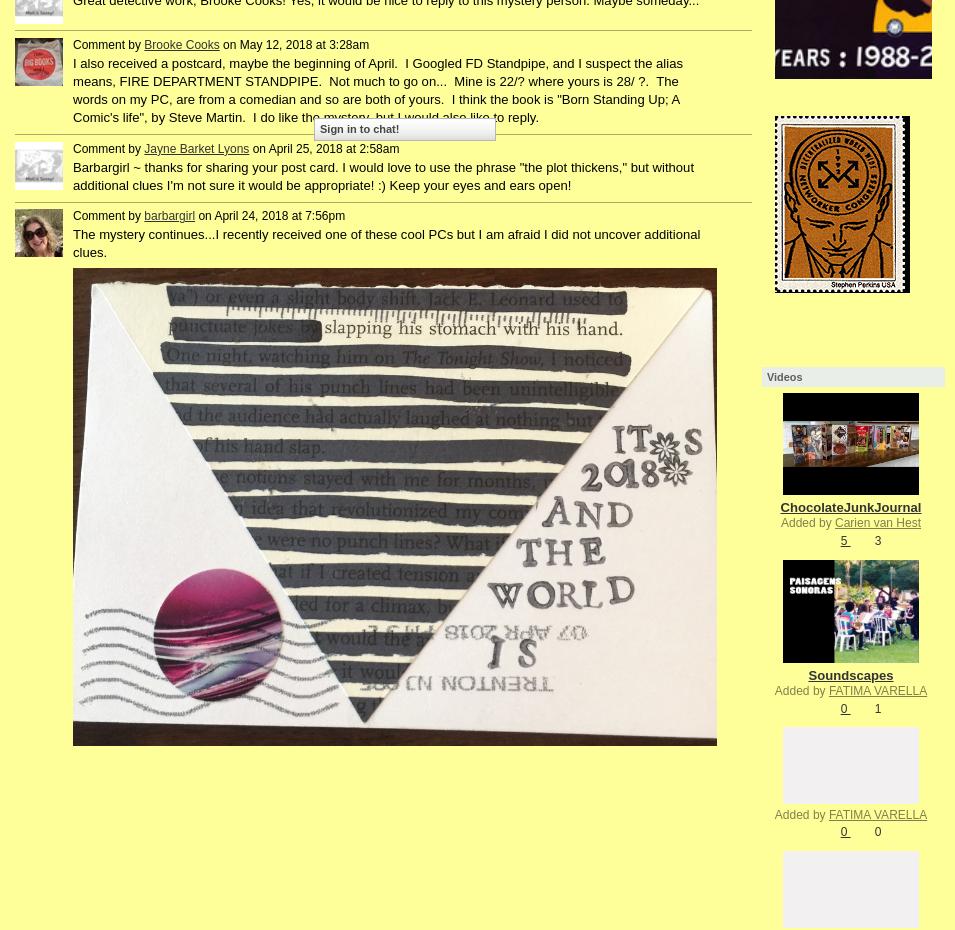  Describe the element at coordinates (323, 147) in the screenshot. I see `'on April 25, 2018 at 2:58am'` at that location.